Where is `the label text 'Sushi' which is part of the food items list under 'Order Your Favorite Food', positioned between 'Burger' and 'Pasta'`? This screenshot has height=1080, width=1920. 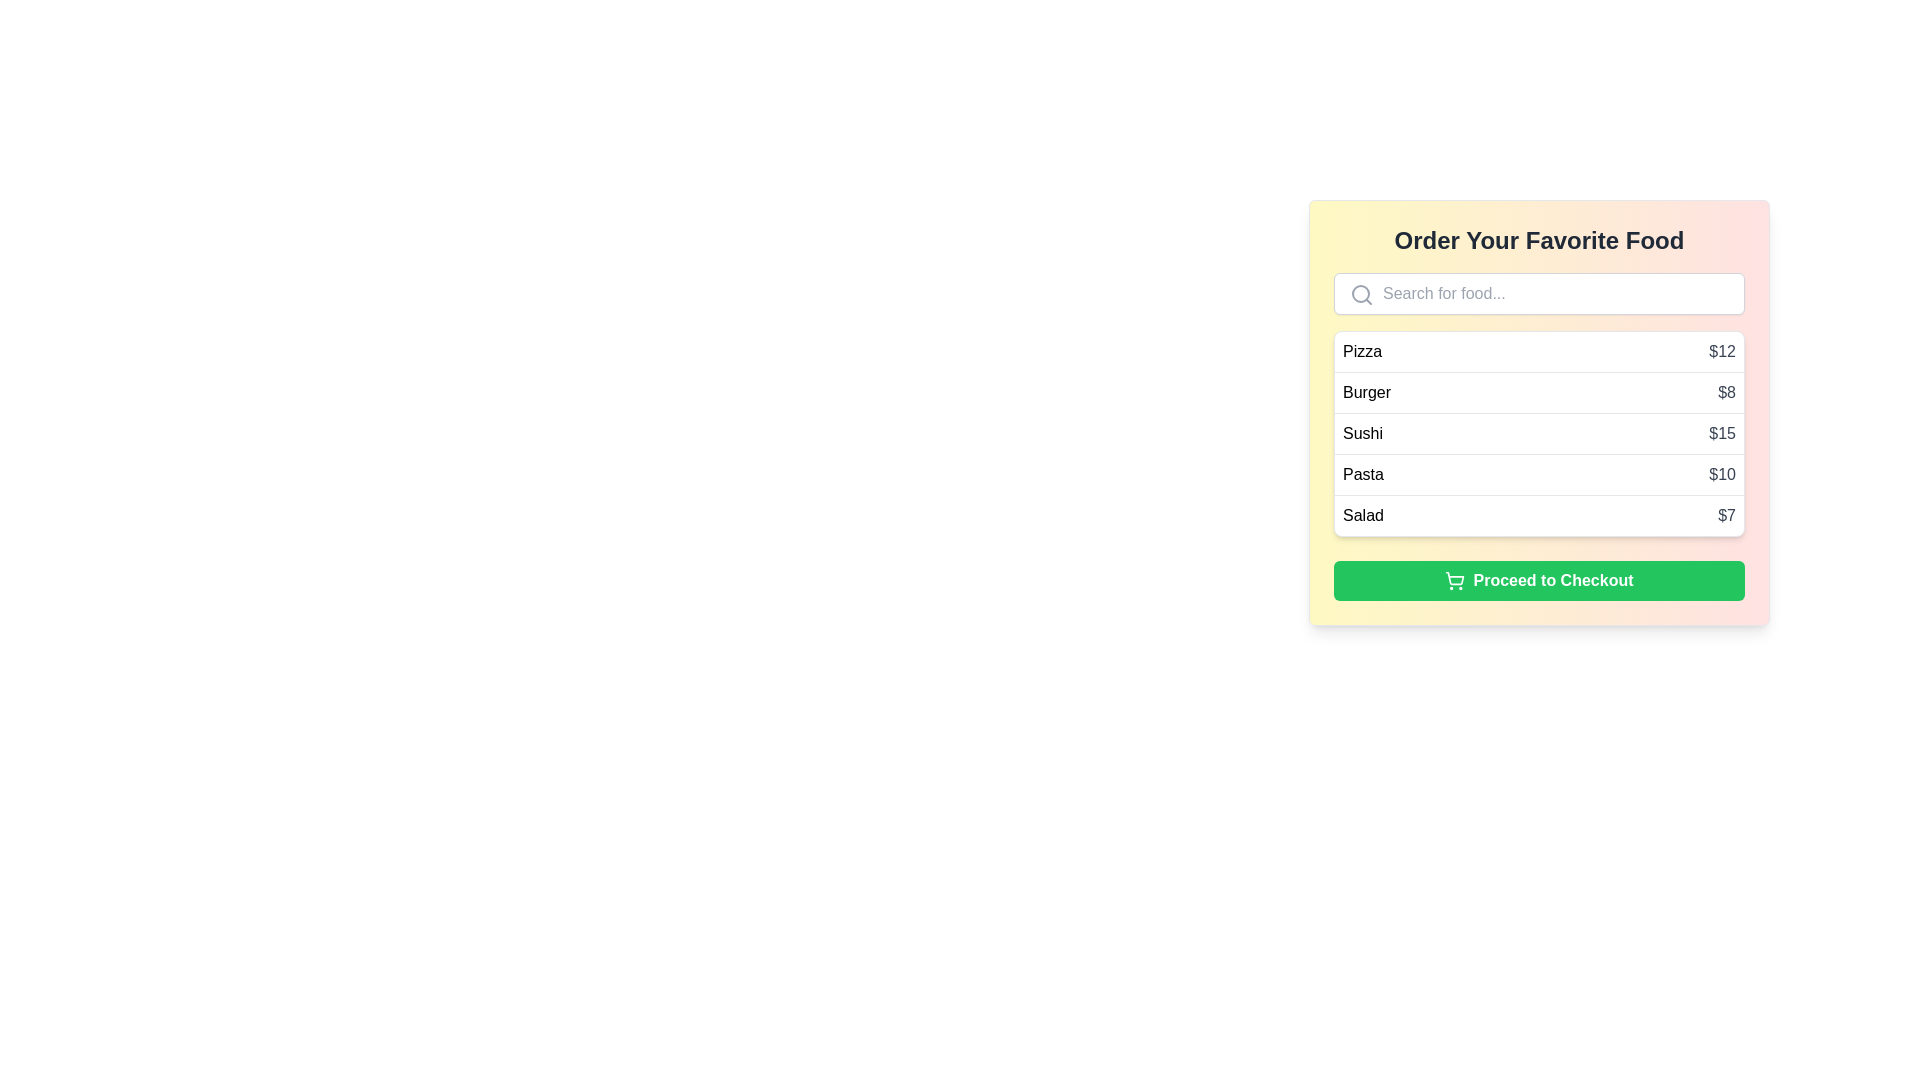
the label text 'Sushi' which is part of the food items list under 'Order Your Favorite Food', positioned between 'Burger' and 'Pasta' is located at coordinates (1362, 433).